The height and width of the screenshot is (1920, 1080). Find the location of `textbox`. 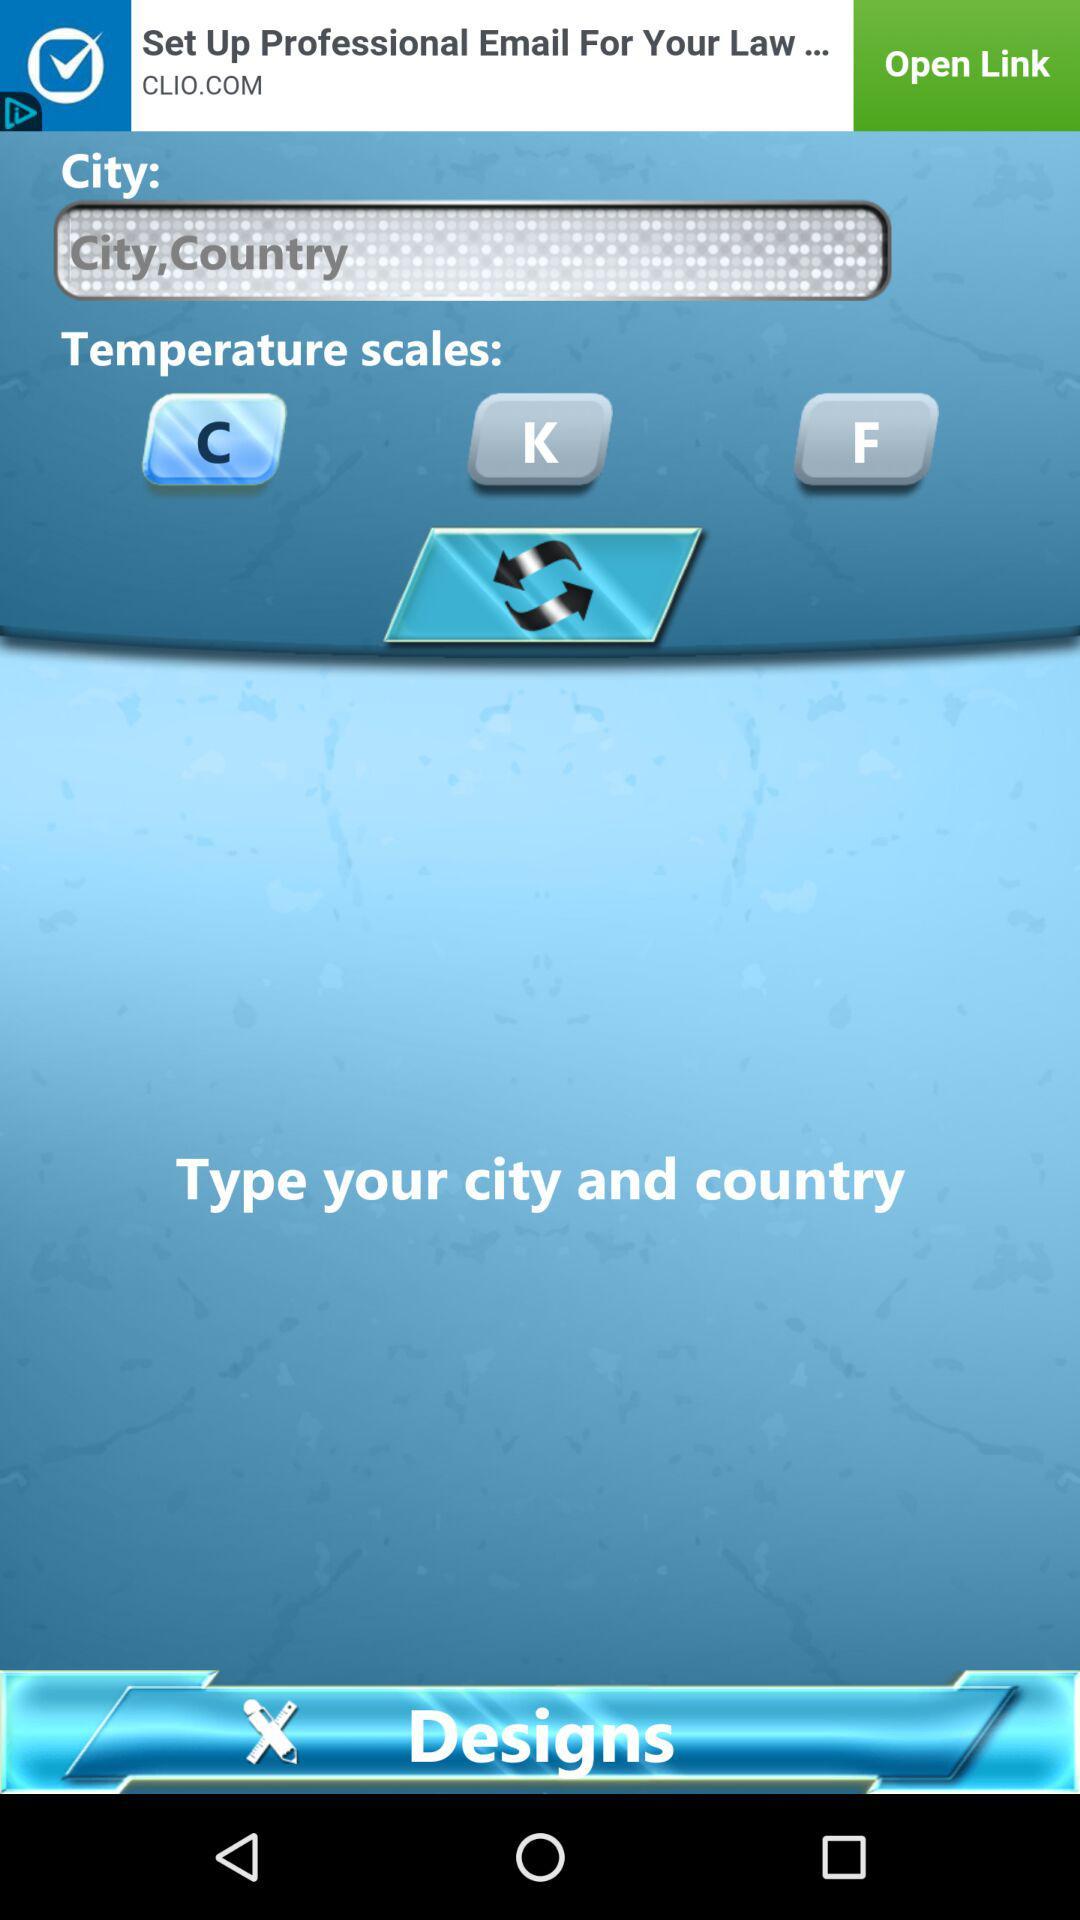

textbox is located at coordinates (472, 249).